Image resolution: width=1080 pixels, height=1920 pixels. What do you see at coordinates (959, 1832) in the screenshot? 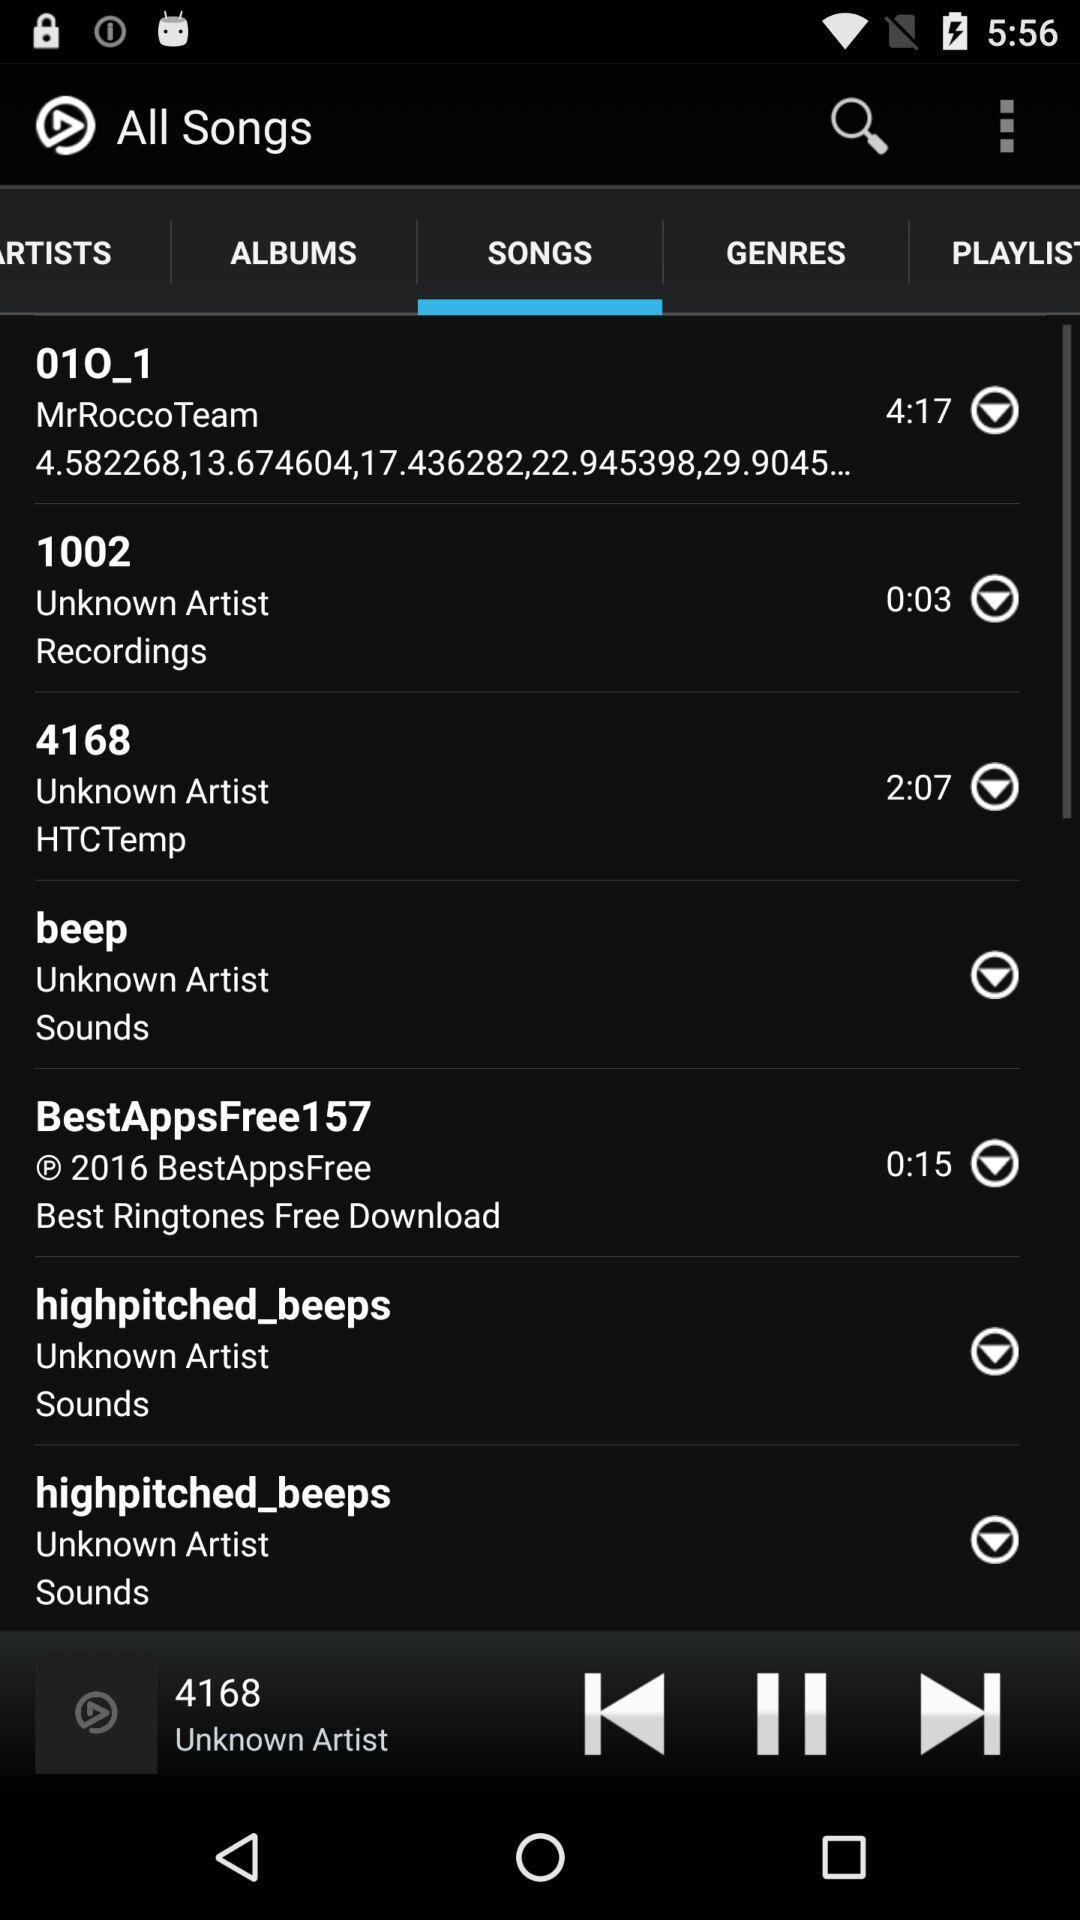
I see `the skip_next icon` at bounding box center [959, 1832].